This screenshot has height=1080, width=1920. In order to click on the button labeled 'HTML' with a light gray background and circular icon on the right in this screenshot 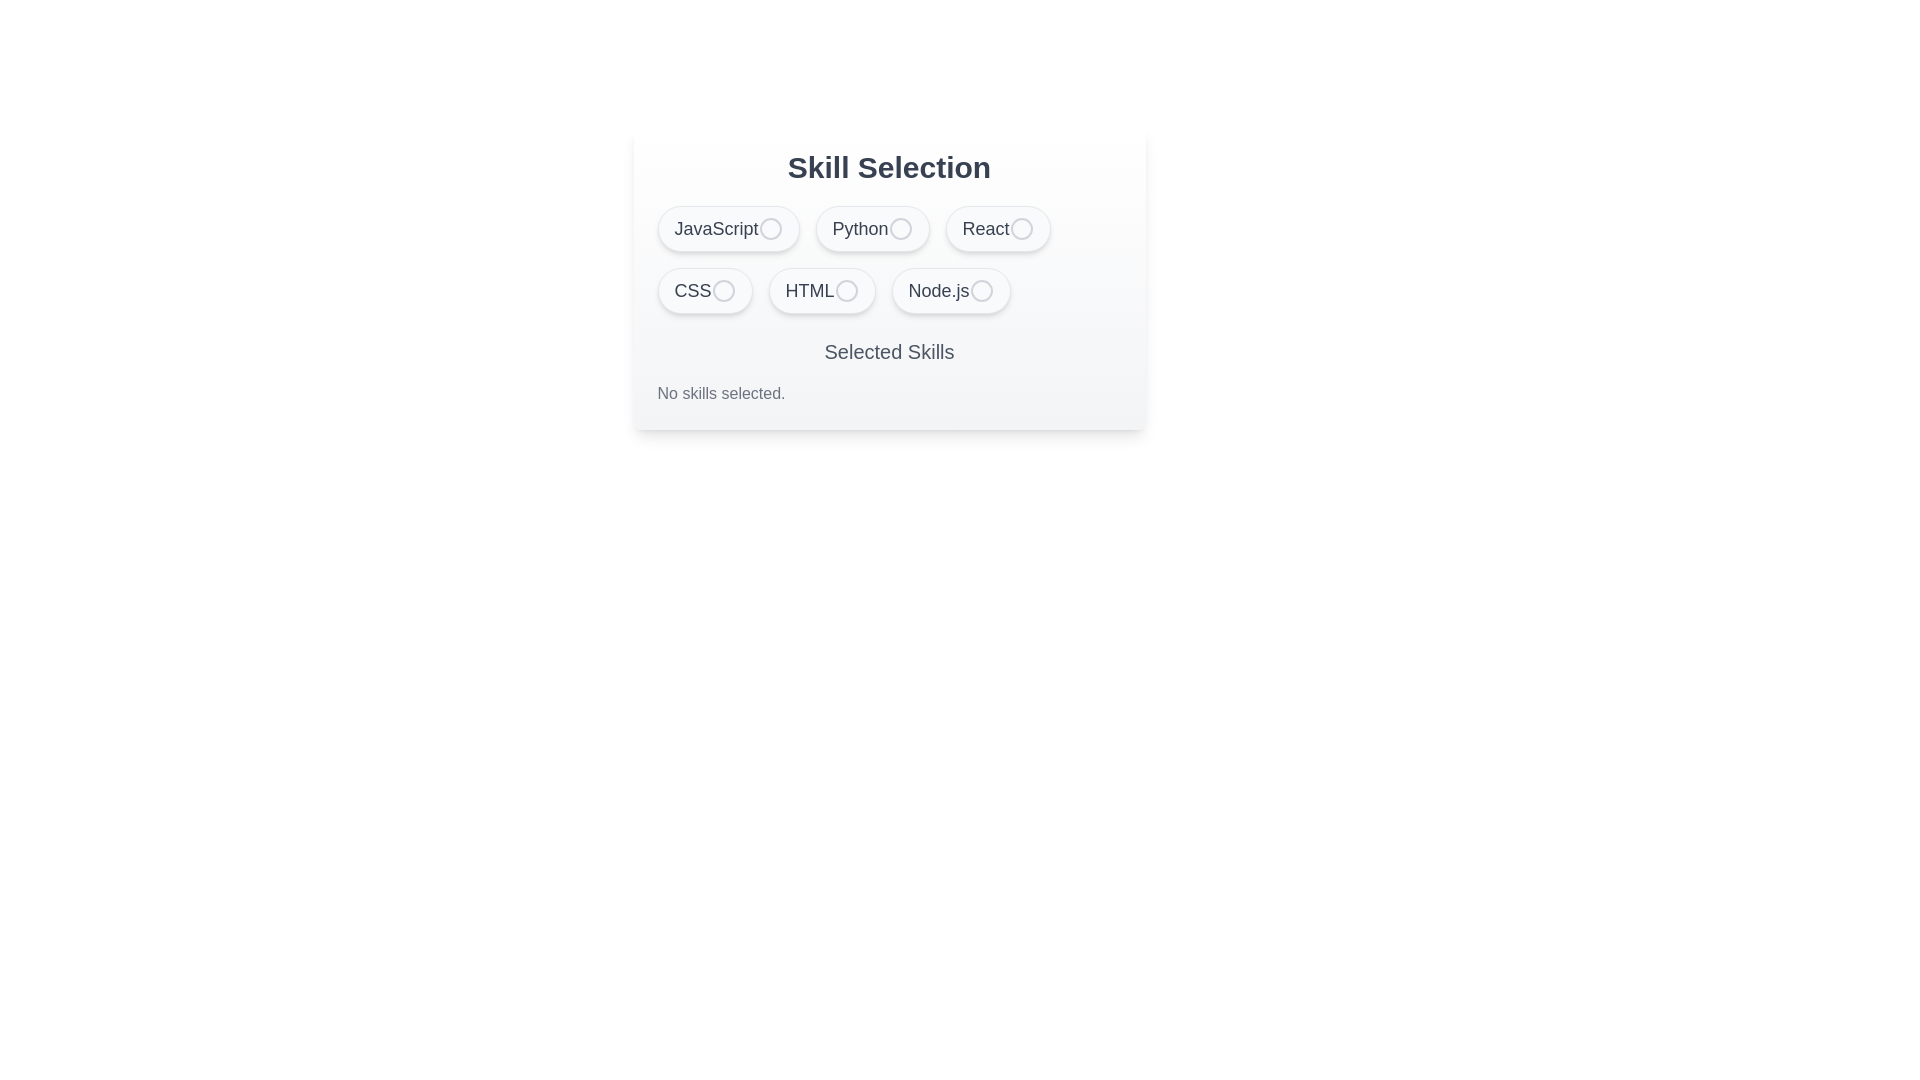, I will do `click(821, 290)`.